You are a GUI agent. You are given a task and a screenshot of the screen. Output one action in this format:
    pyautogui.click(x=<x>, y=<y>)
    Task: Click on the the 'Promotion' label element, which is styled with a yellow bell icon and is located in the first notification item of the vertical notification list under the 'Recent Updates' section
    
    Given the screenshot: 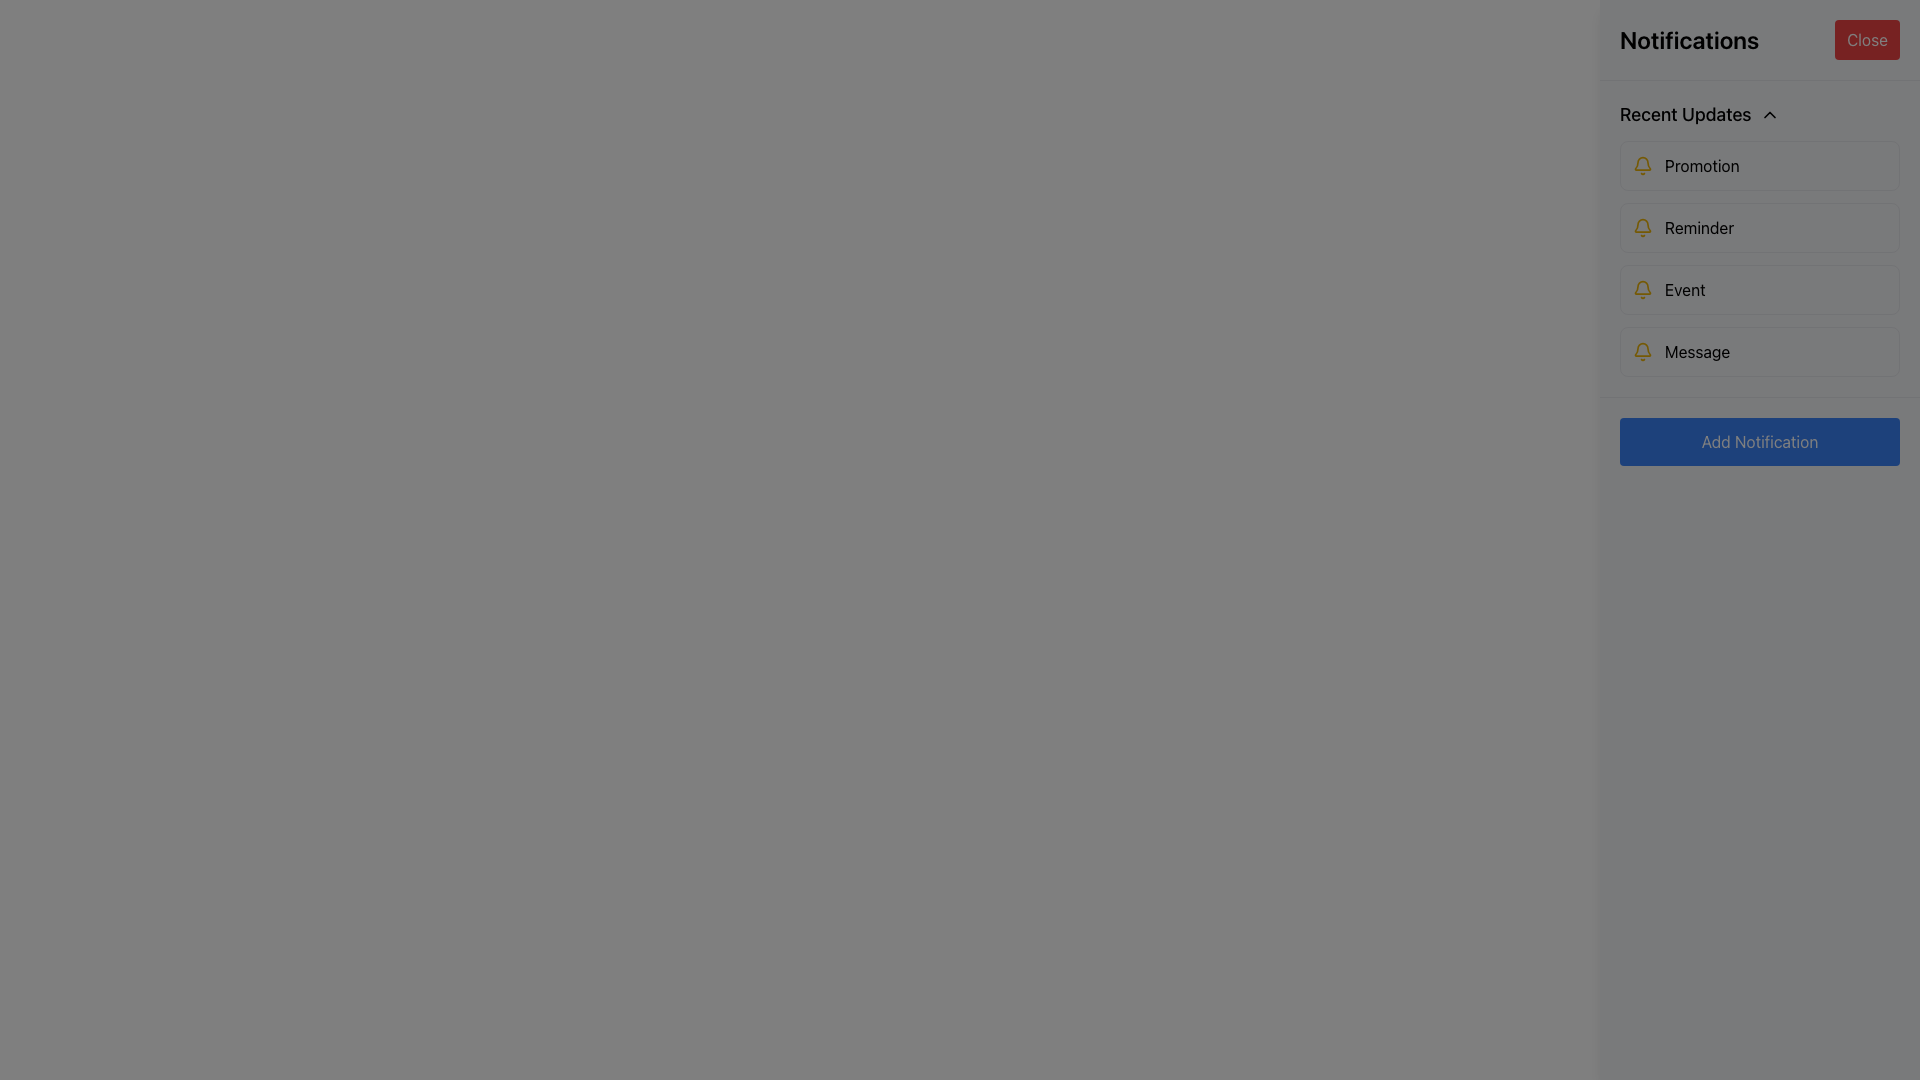 What is the action you would take?
    pyautogui.click(x=1701, y=164)
    